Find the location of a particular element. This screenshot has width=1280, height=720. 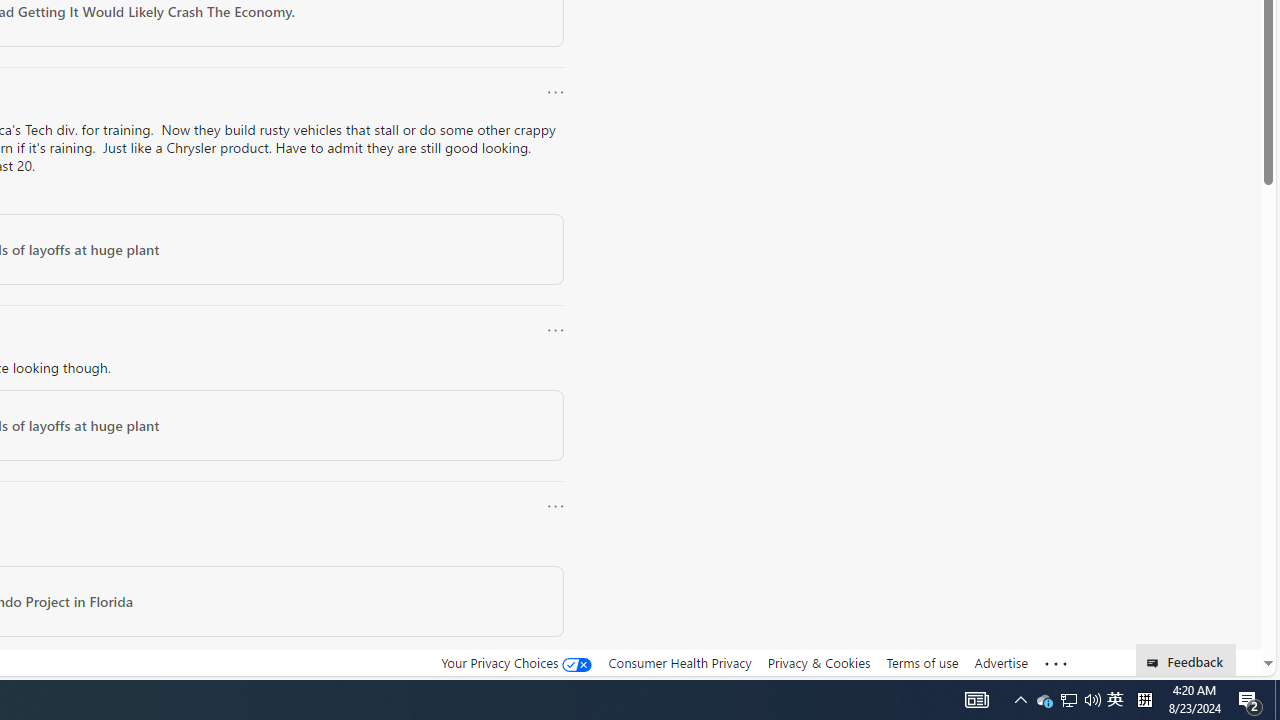

'Your Privacy Choices' is located at coordinates (517, 663).